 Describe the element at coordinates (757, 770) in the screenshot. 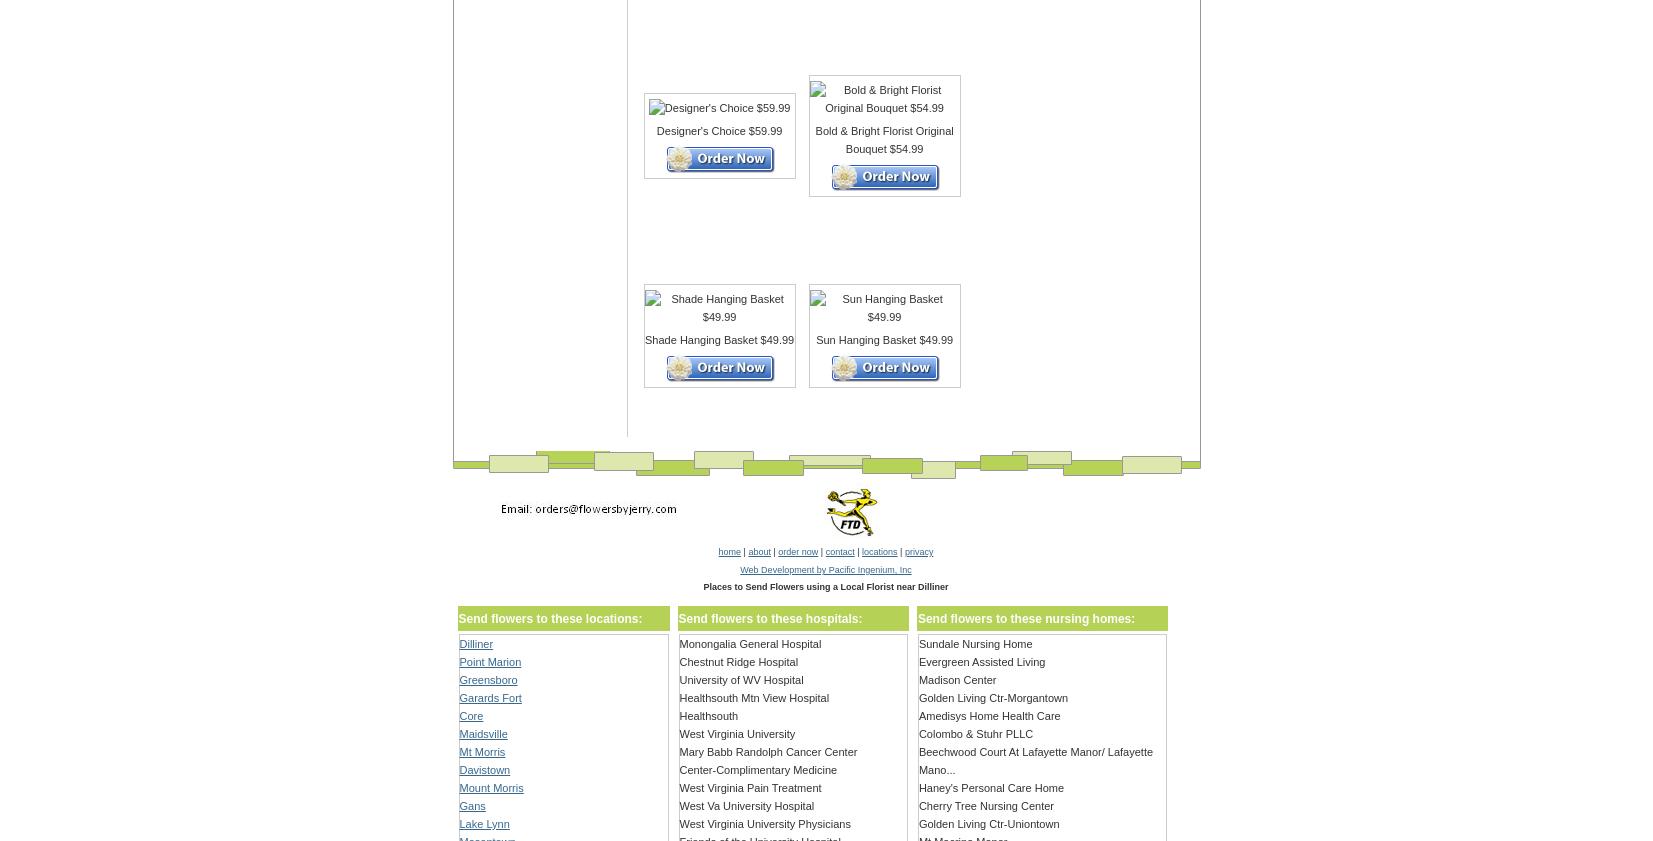

I see `'Center-Complimentary Medicine'` at that location.